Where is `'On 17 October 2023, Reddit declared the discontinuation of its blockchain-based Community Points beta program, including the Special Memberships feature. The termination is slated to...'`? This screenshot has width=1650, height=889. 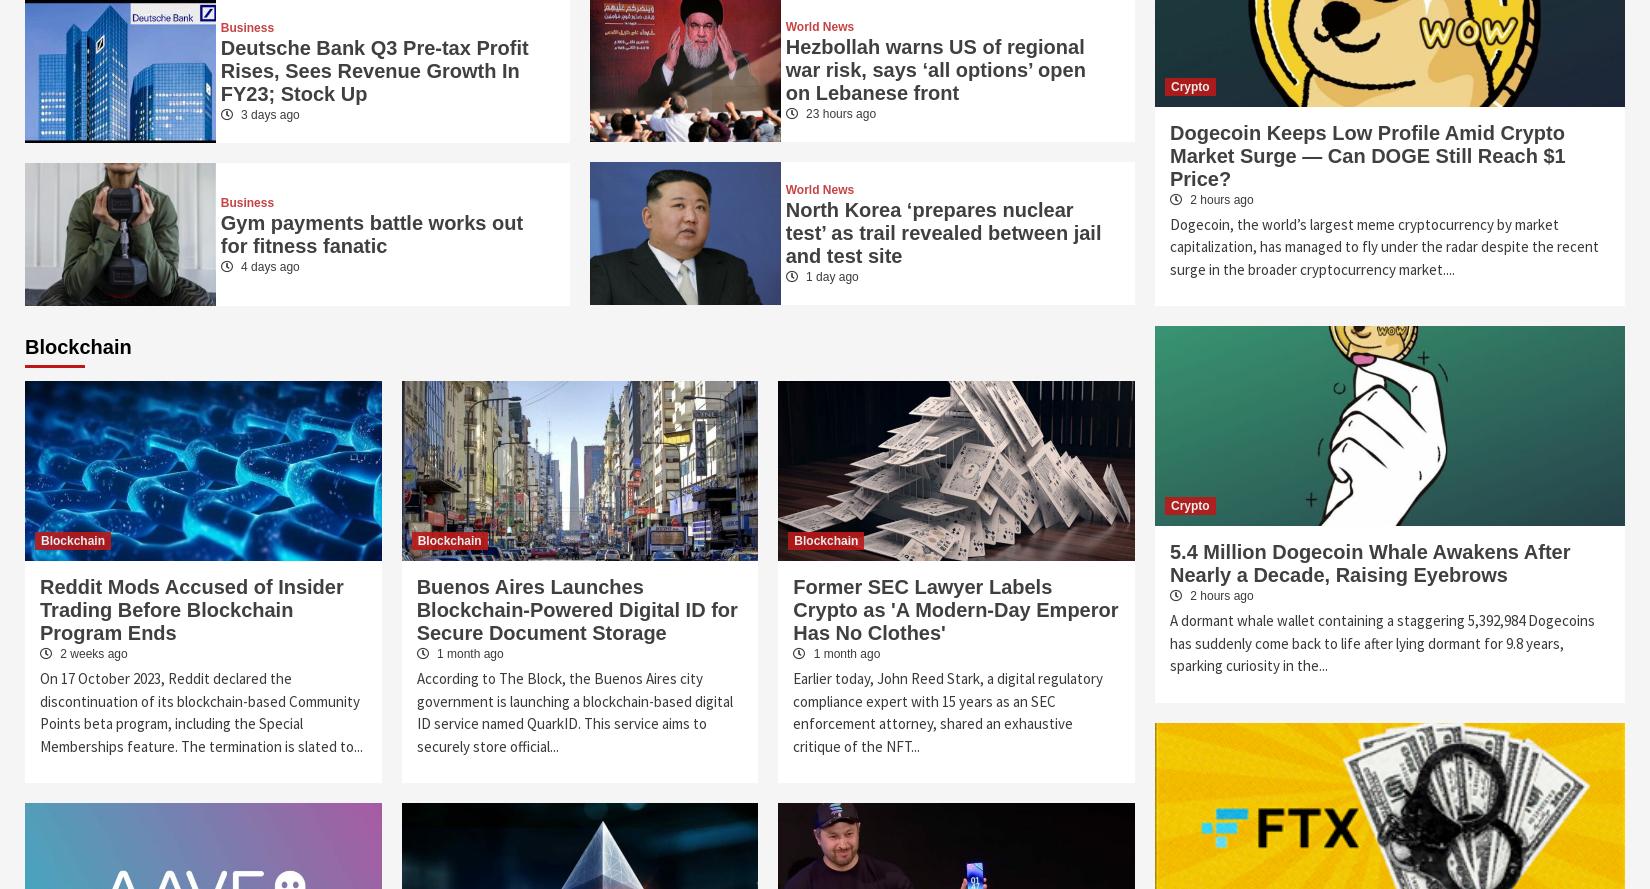
'On 17 October 2023, Reddit declared the discontinuation of its blockchain-based Community Points beta program, including the Special Memberships feature. The termination is slated to...' is located at coordinates (201, 711).